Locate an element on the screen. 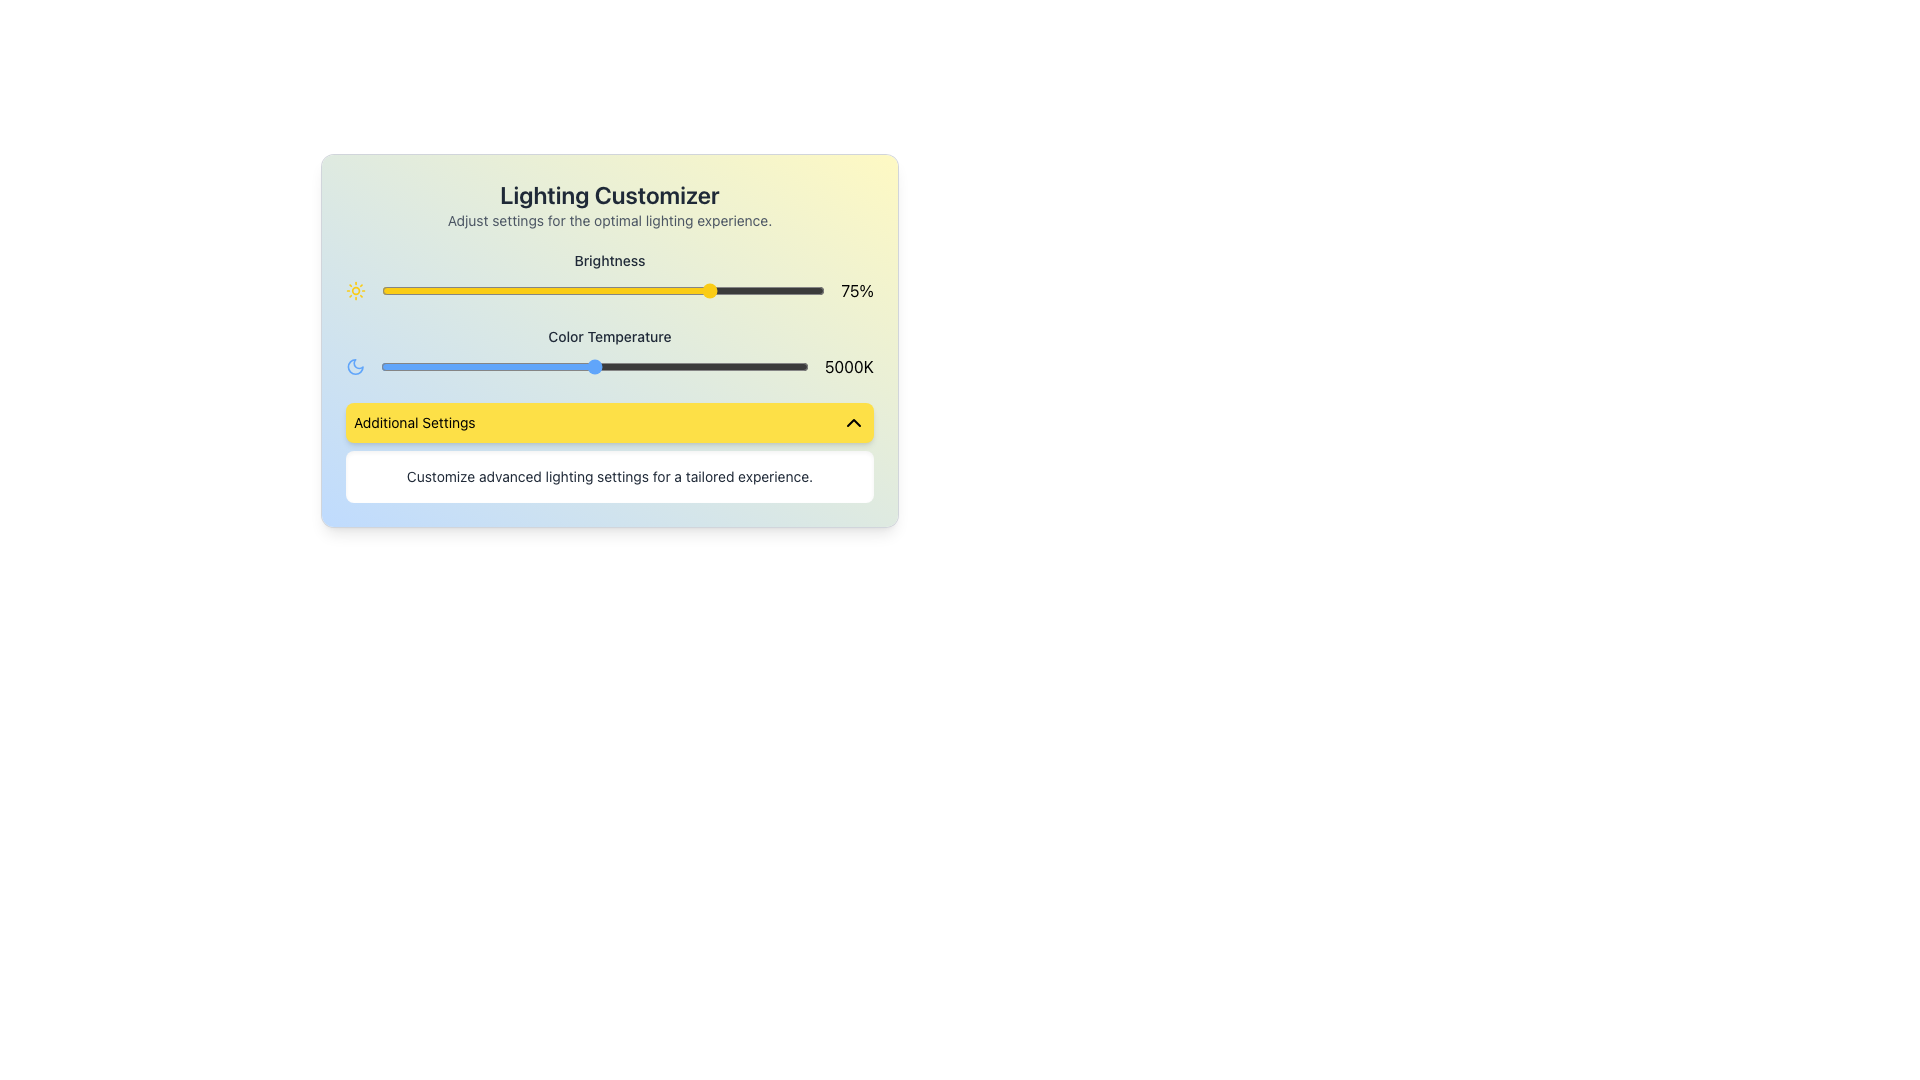 This screenshot has height=1080, width=1920. the brightness level is located at coordinates (735, 290).